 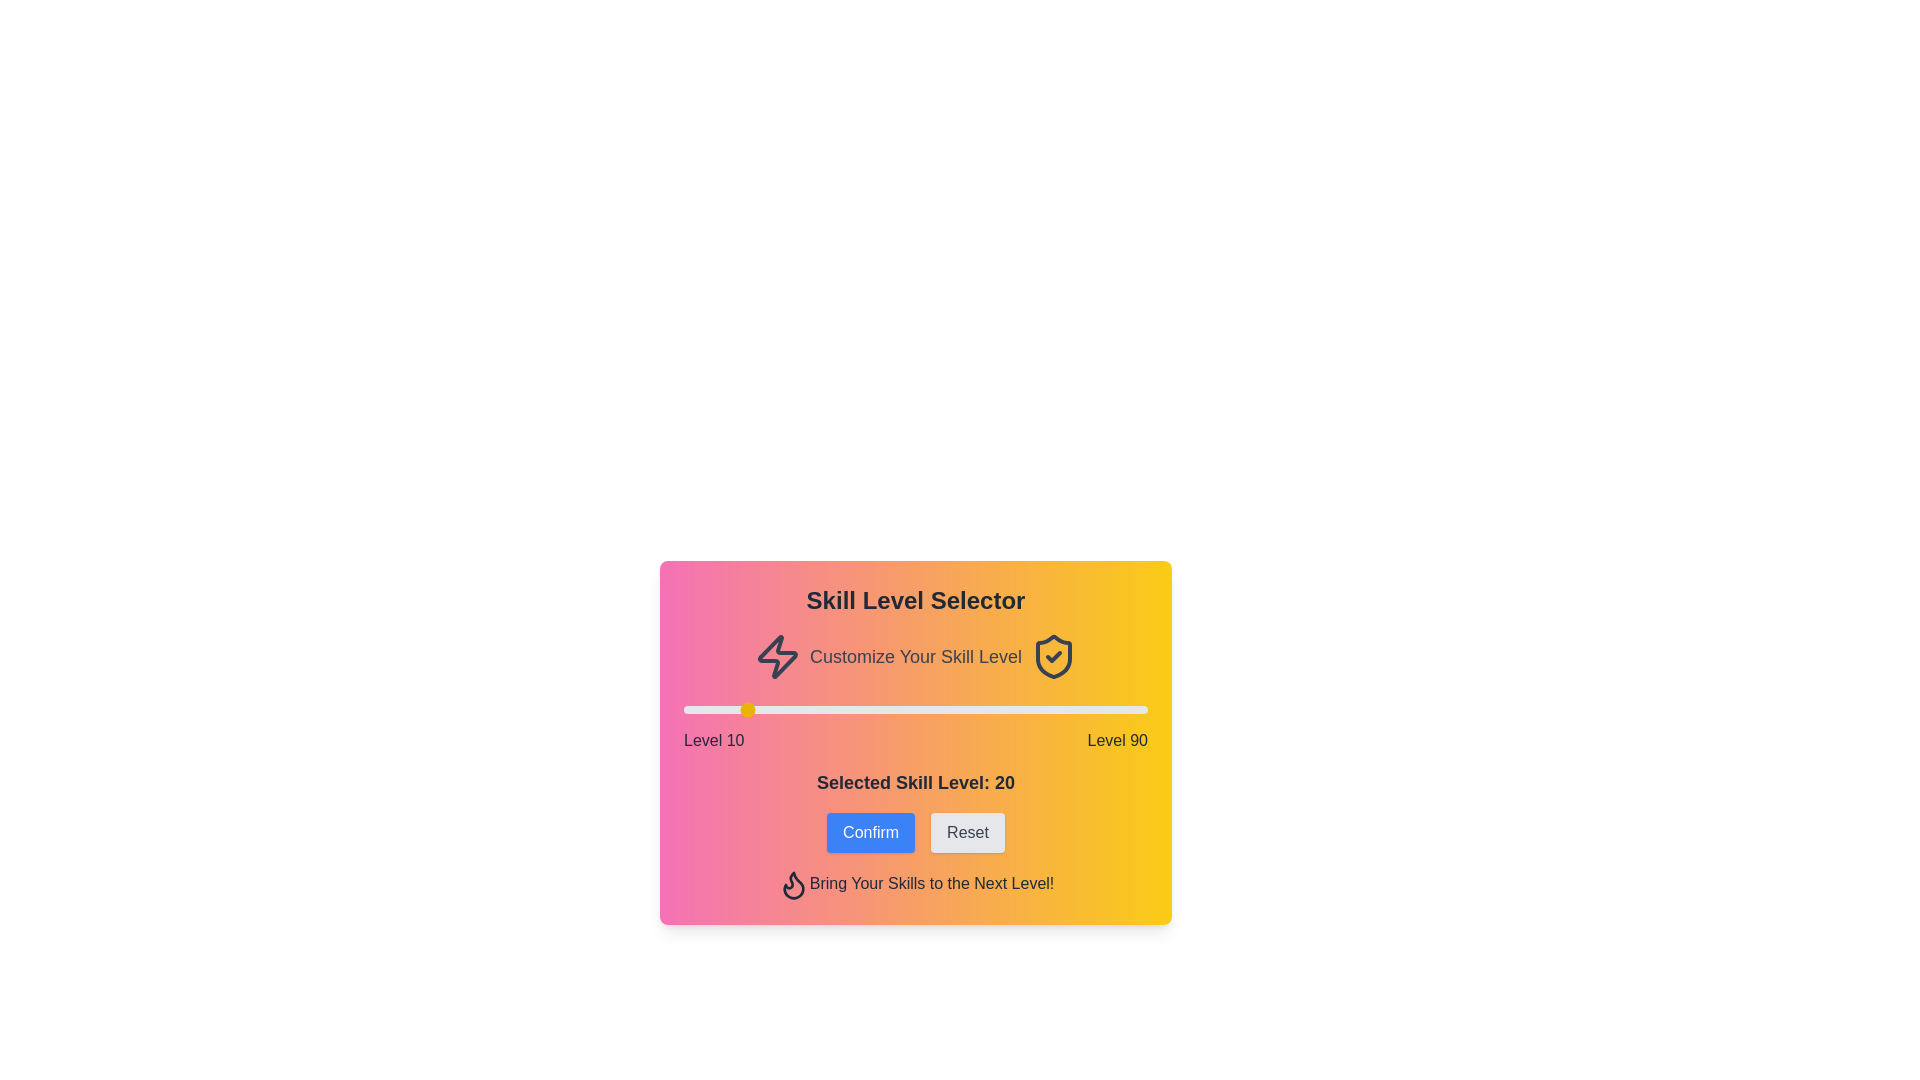 What do you see at coordinates (875, 708) in the screenshot?
I see `the skill level slider to 43` at bounding box center [875, 708].